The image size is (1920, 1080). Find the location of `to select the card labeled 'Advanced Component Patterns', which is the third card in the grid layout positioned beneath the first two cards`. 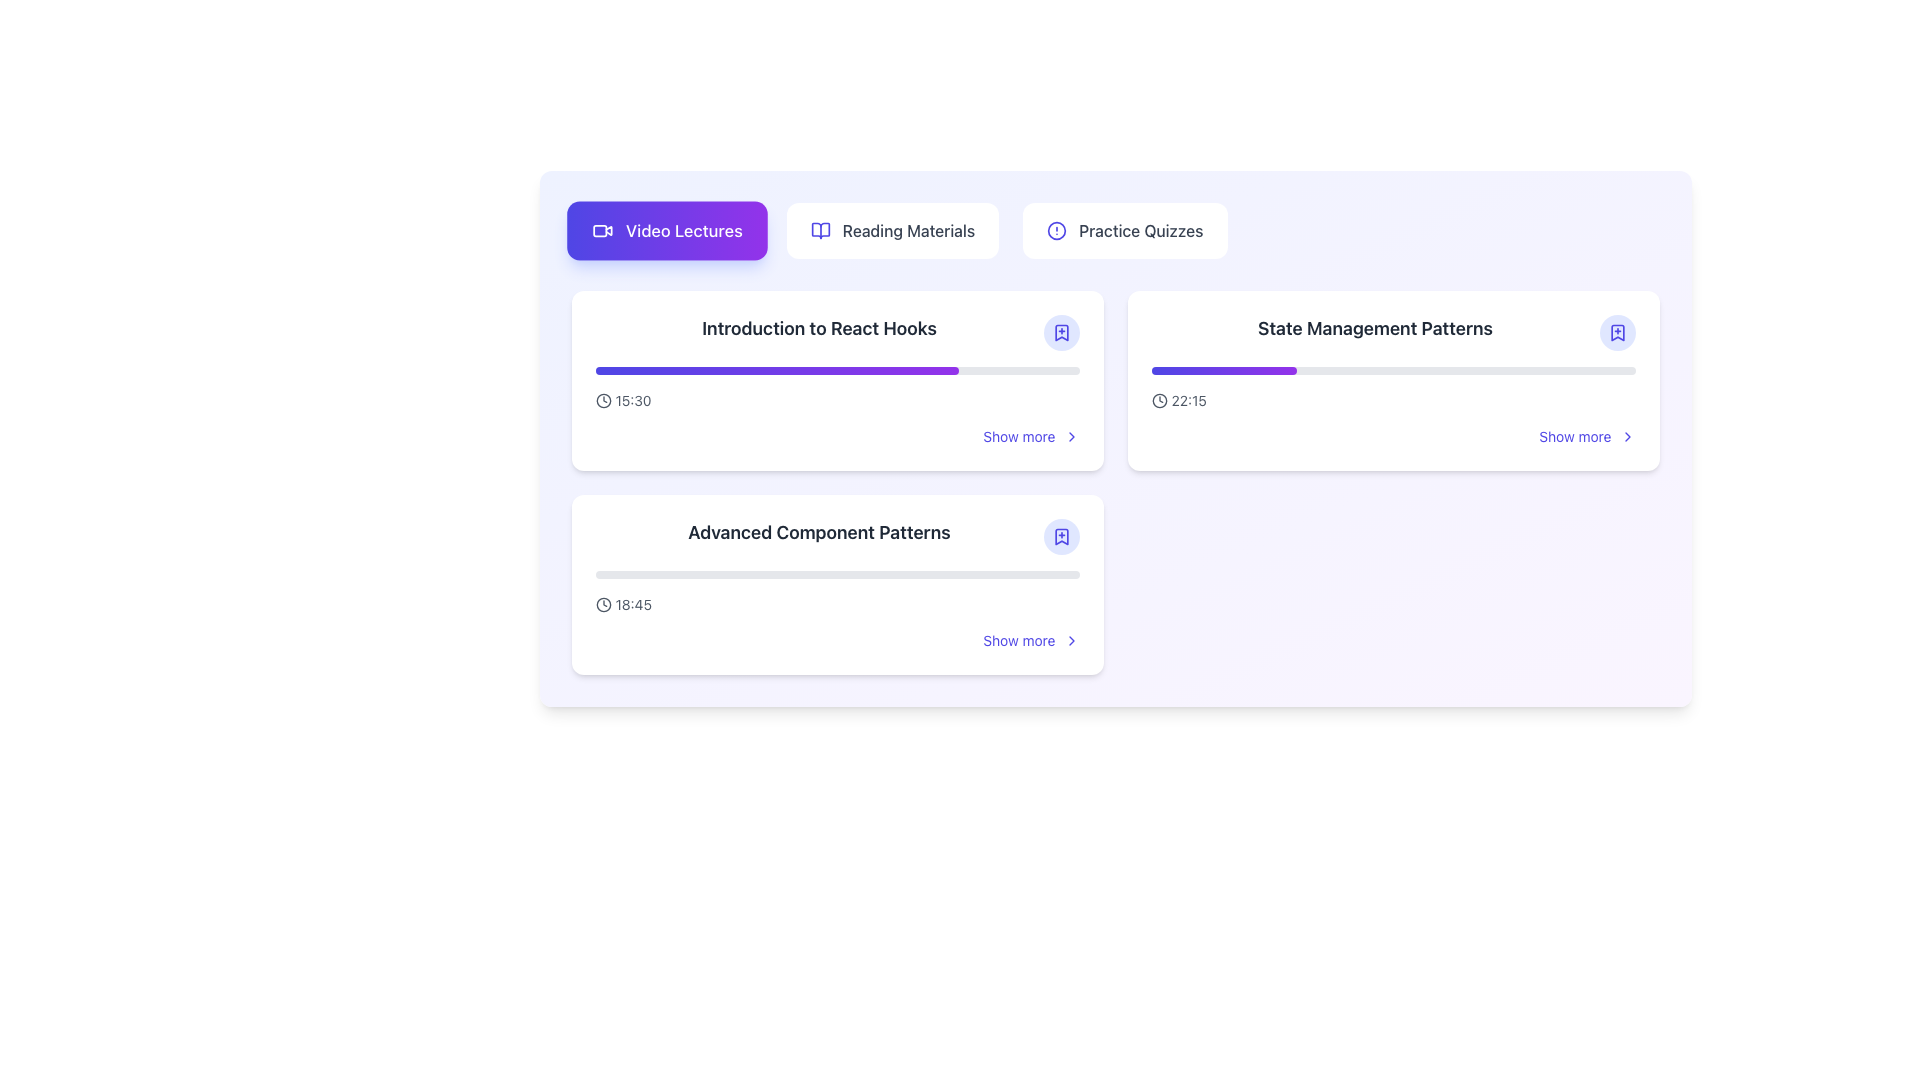

to select the card labeled 'Advanced Component Patterns', which is the third card in the grid layout positioned beneath the first two cards is located at coordinates (837, 585).